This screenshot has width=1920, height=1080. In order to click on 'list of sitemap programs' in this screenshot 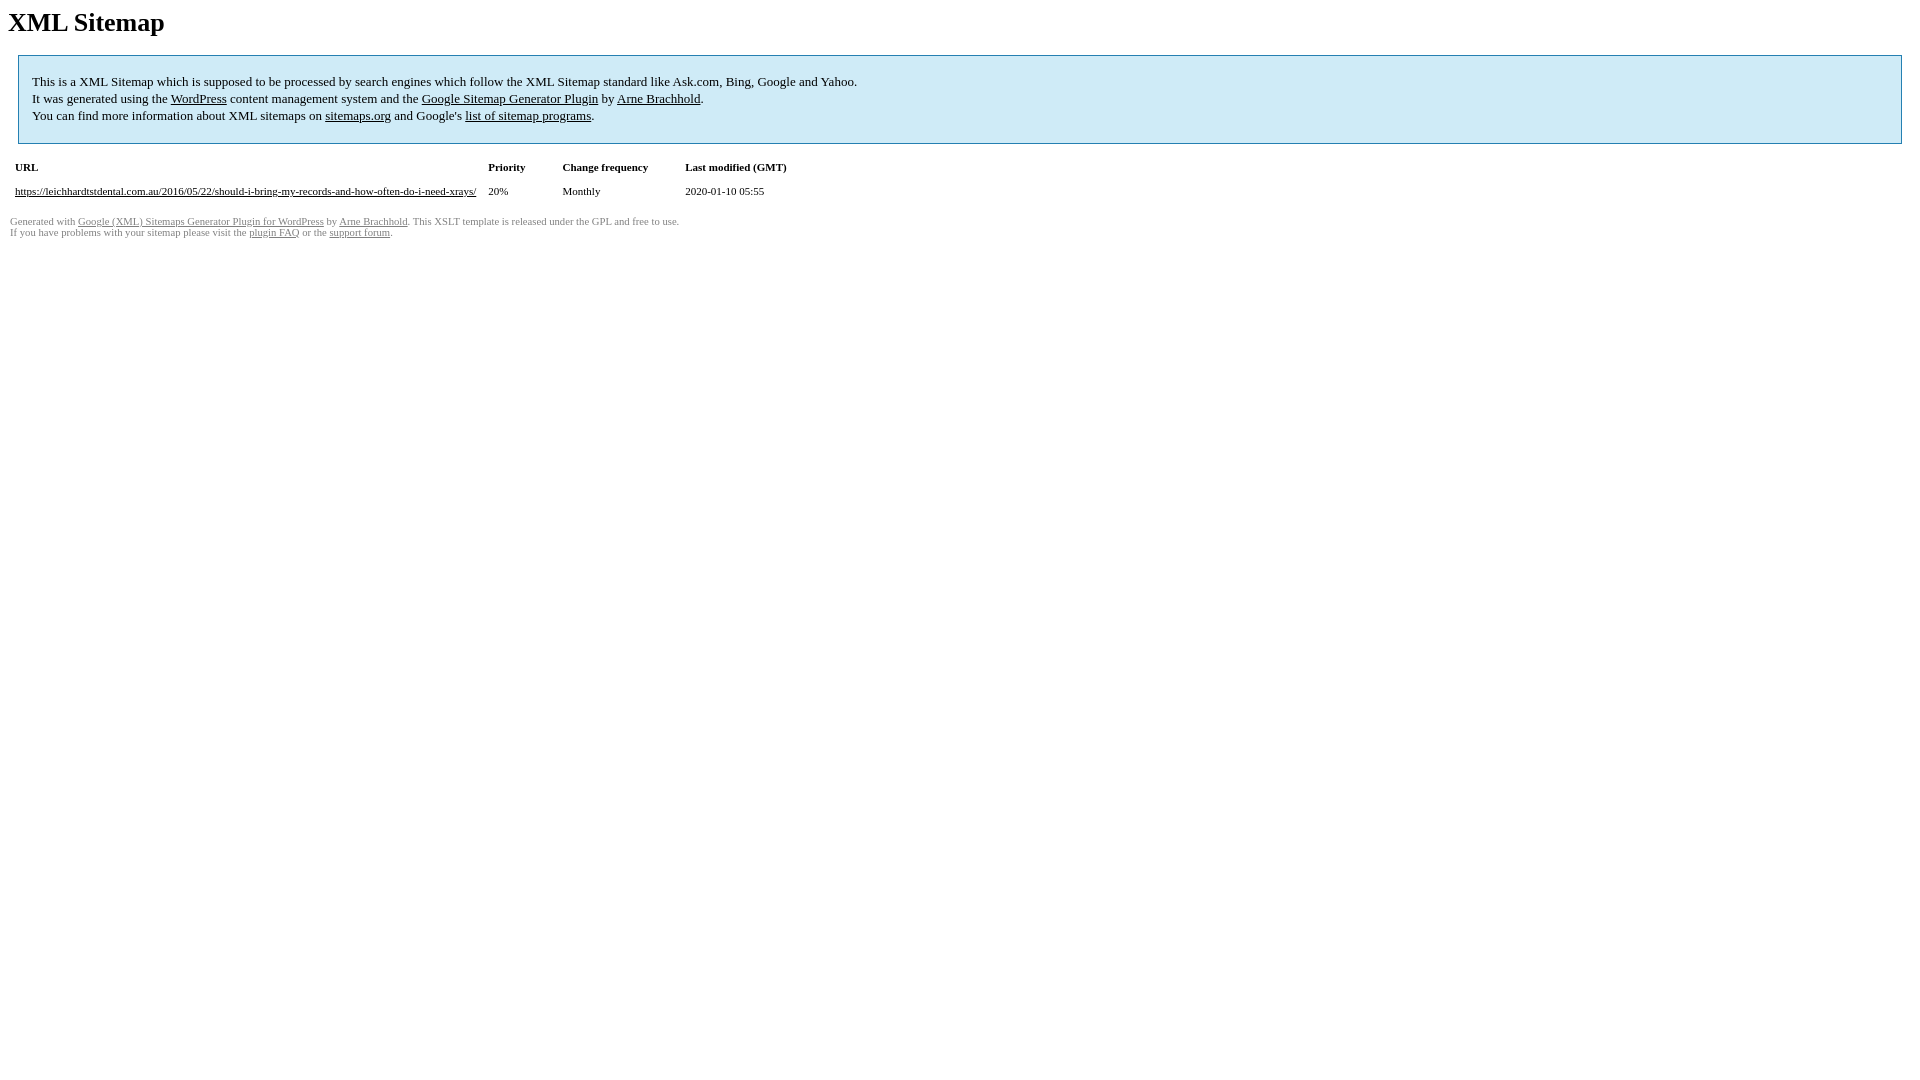, I will do `click(528, 115)`.